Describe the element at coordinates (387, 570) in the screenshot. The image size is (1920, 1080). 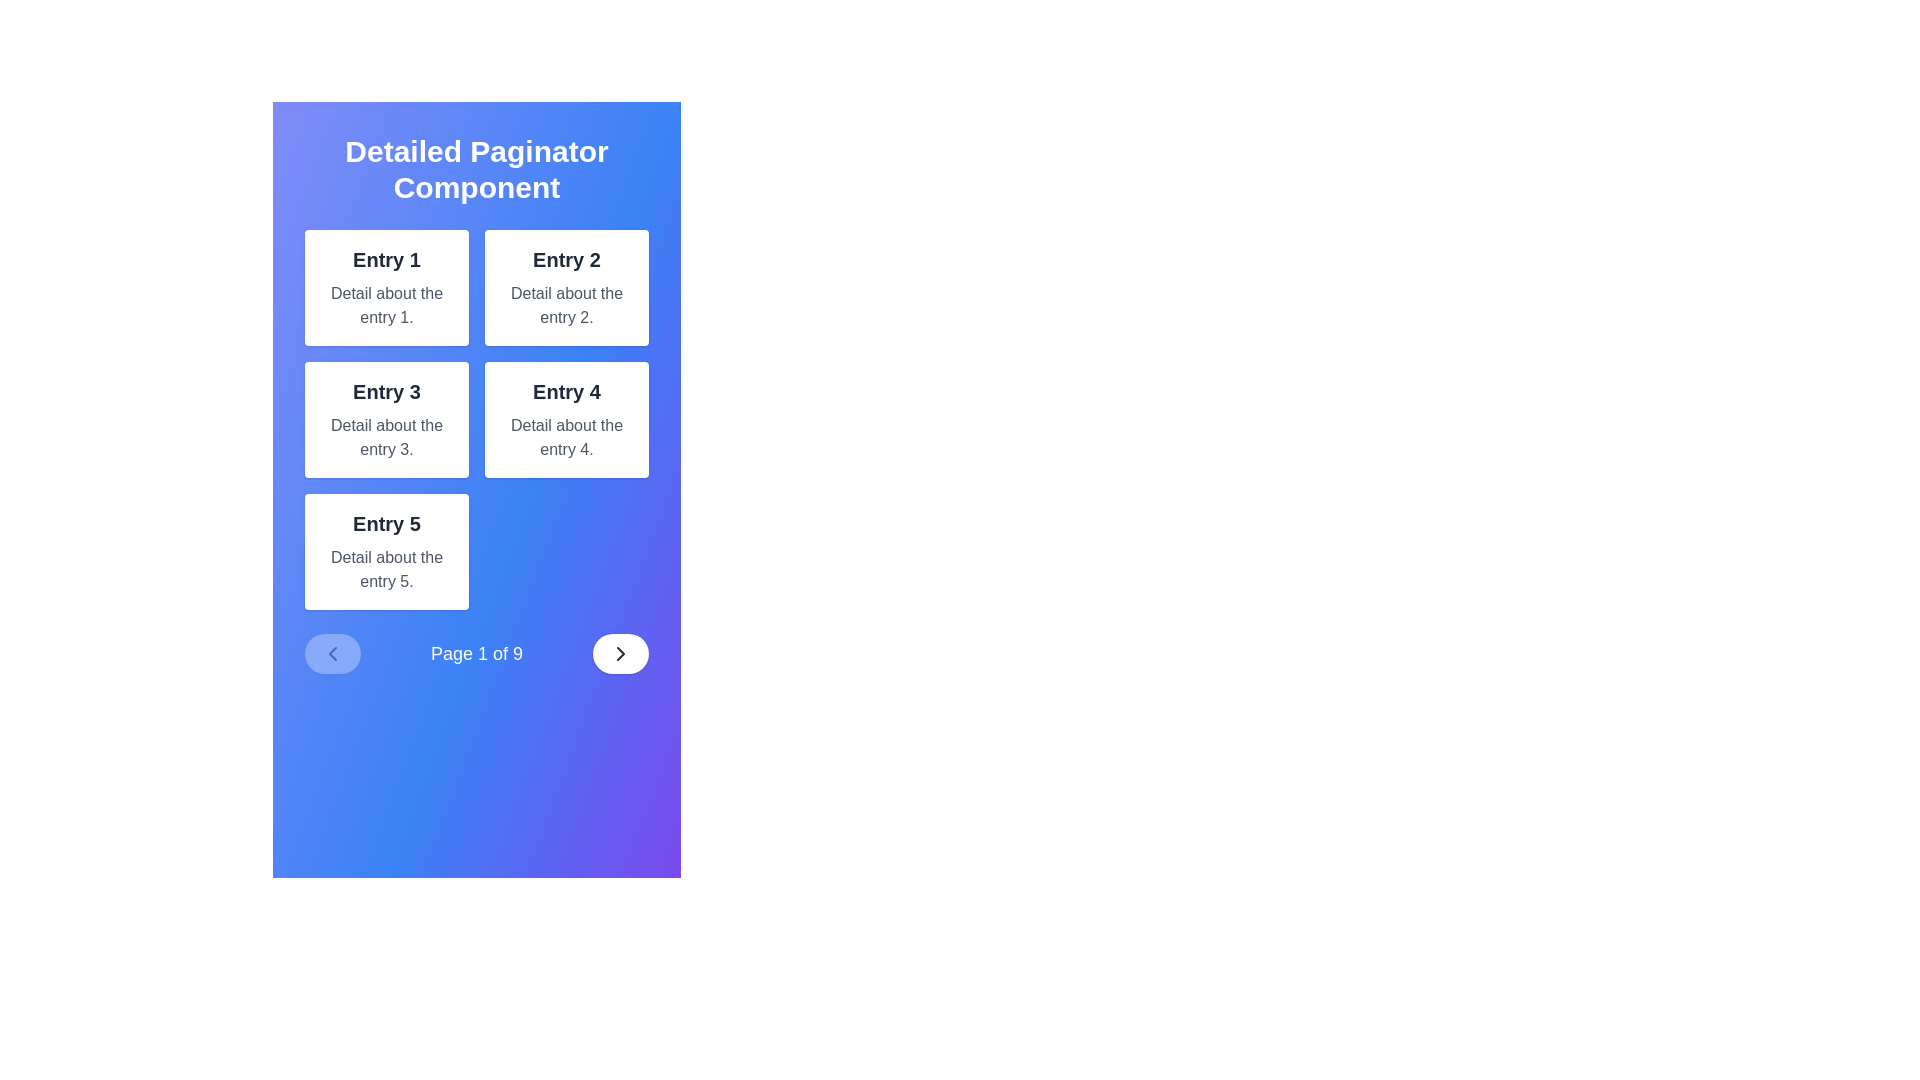
I see `the Text label that provides a description for 'Entry 5', located beneath the primary heading within the card in the bottom-left corner of the grid layout` at that location.